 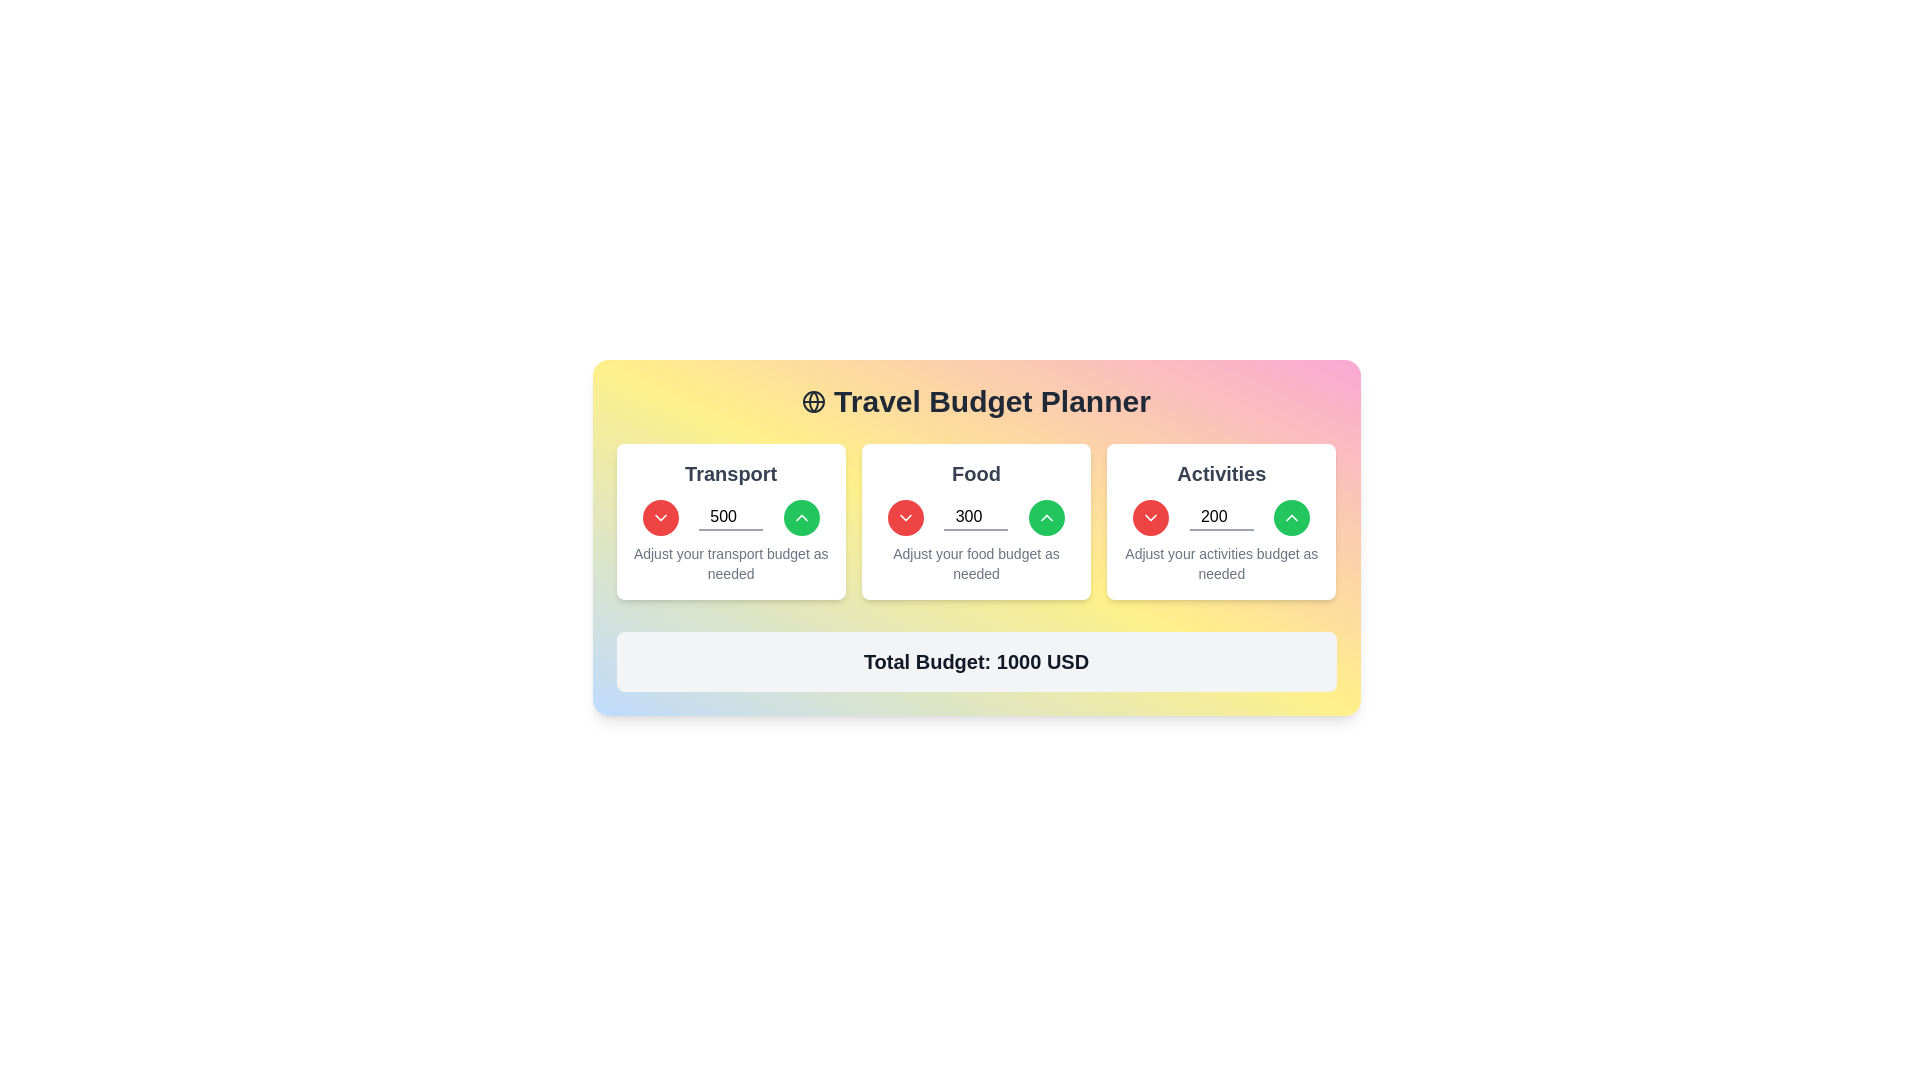 I want to click on the Static Text Label displaying 'Transport' at the top of the leftmost card under 'Travel Budget Planner', so click(x=730, y=474).